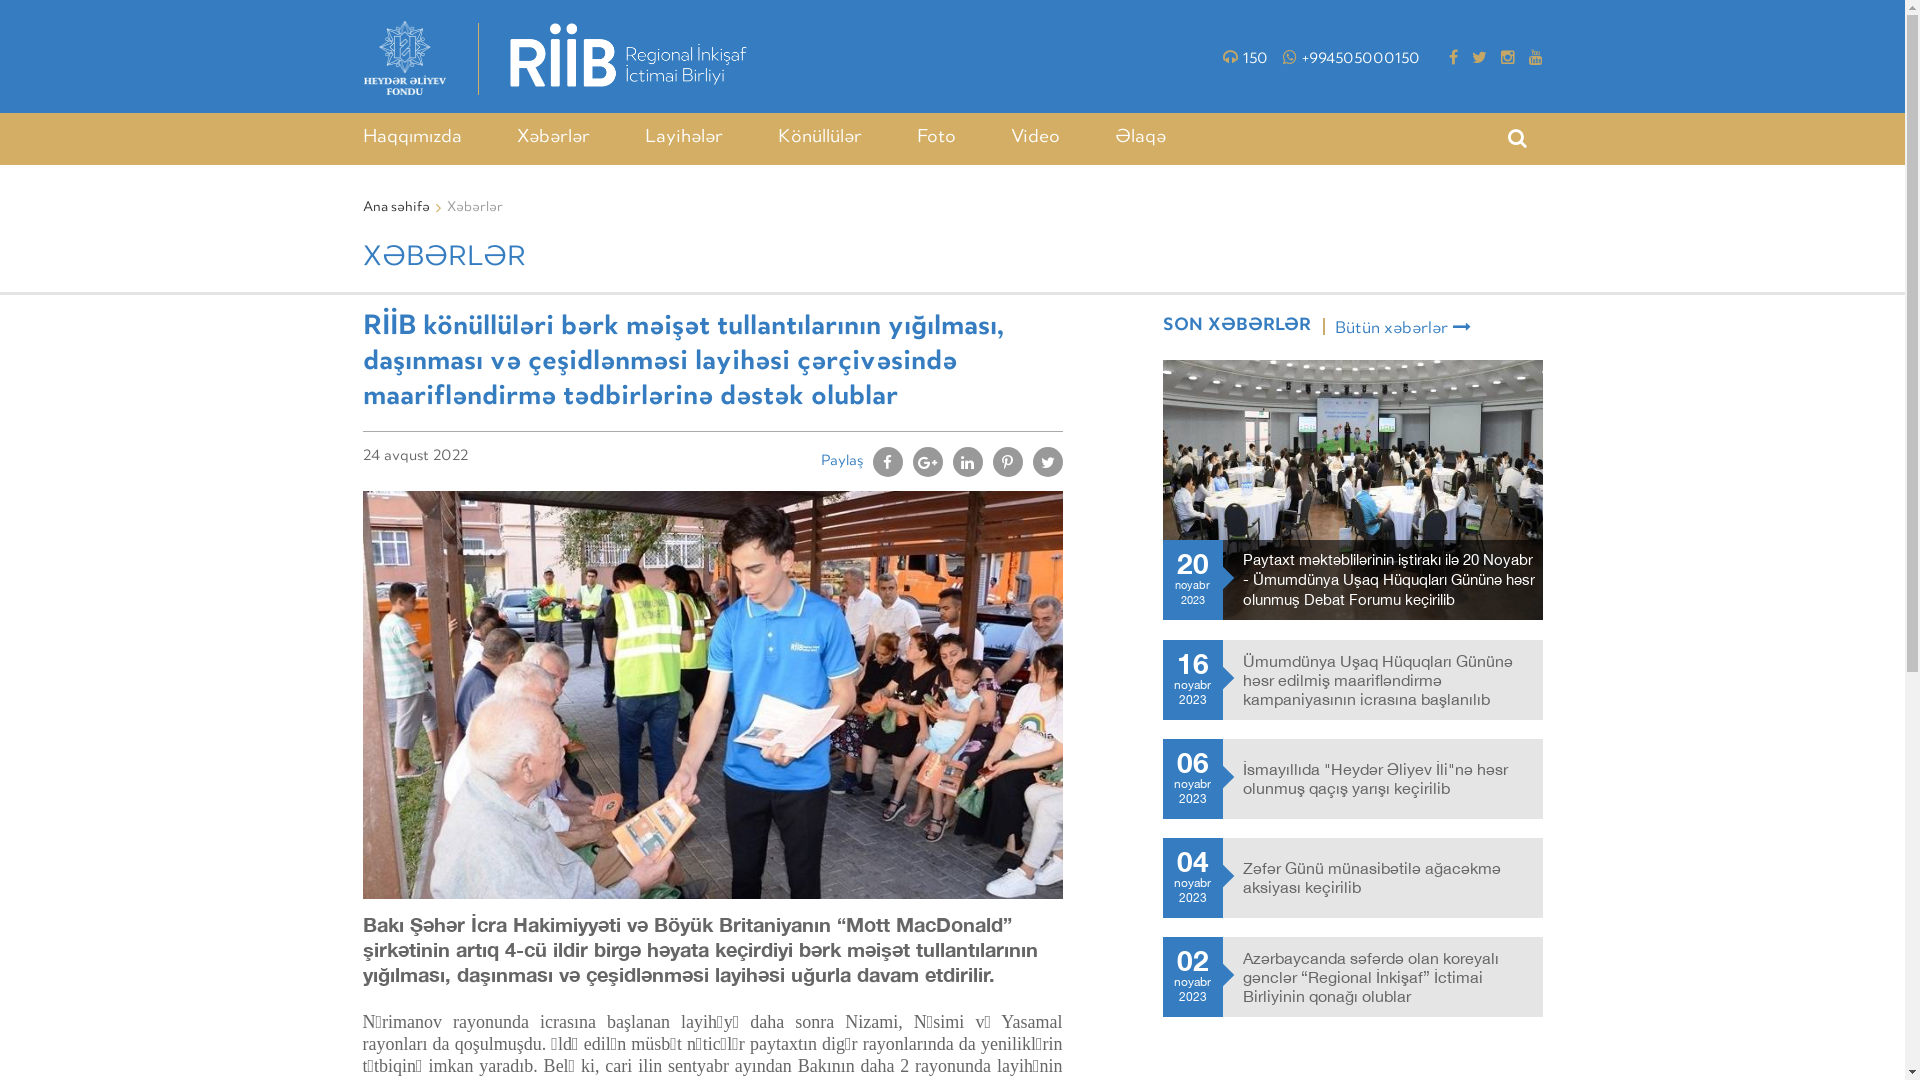 This screenshot has height=1080, width=1920. I want to click on 'Share on Facebook', so click(872, 462).